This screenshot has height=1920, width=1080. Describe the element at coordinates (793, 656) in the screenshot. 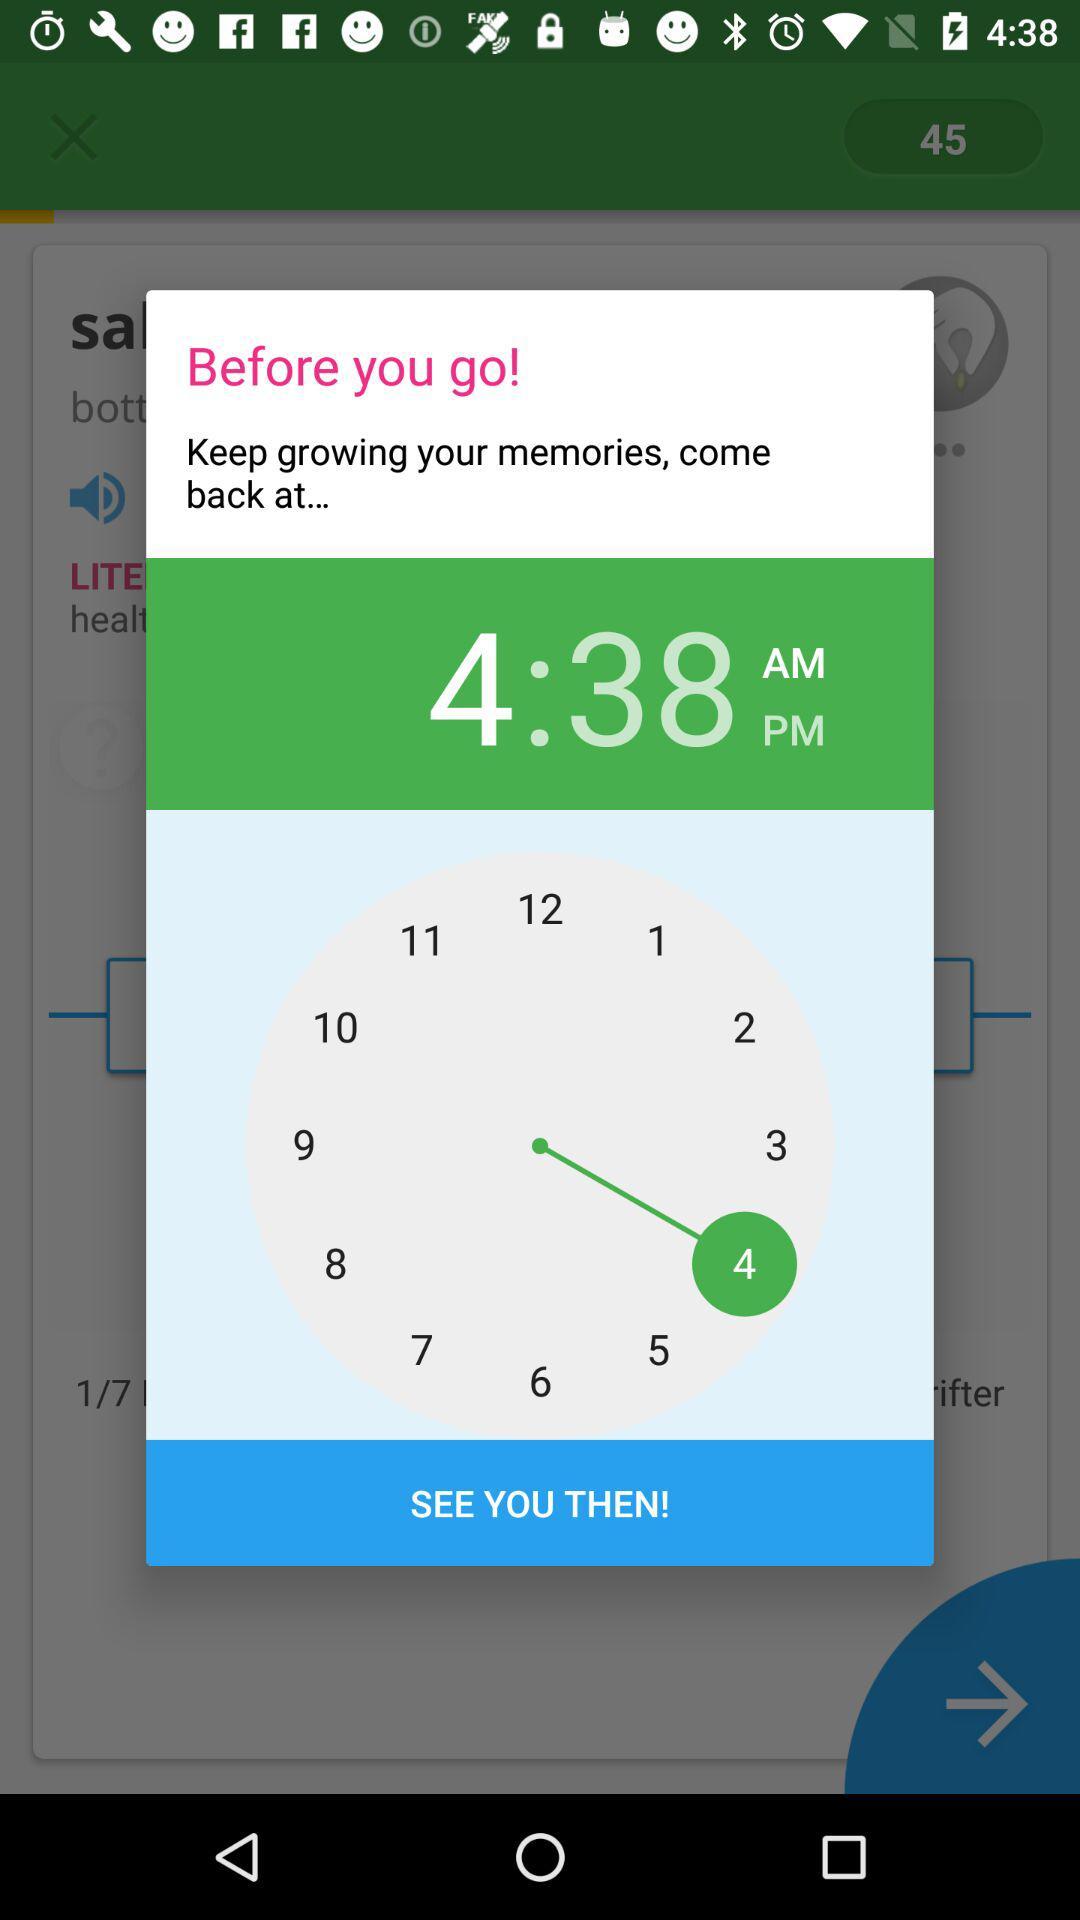

I see `the am icon` at that location.